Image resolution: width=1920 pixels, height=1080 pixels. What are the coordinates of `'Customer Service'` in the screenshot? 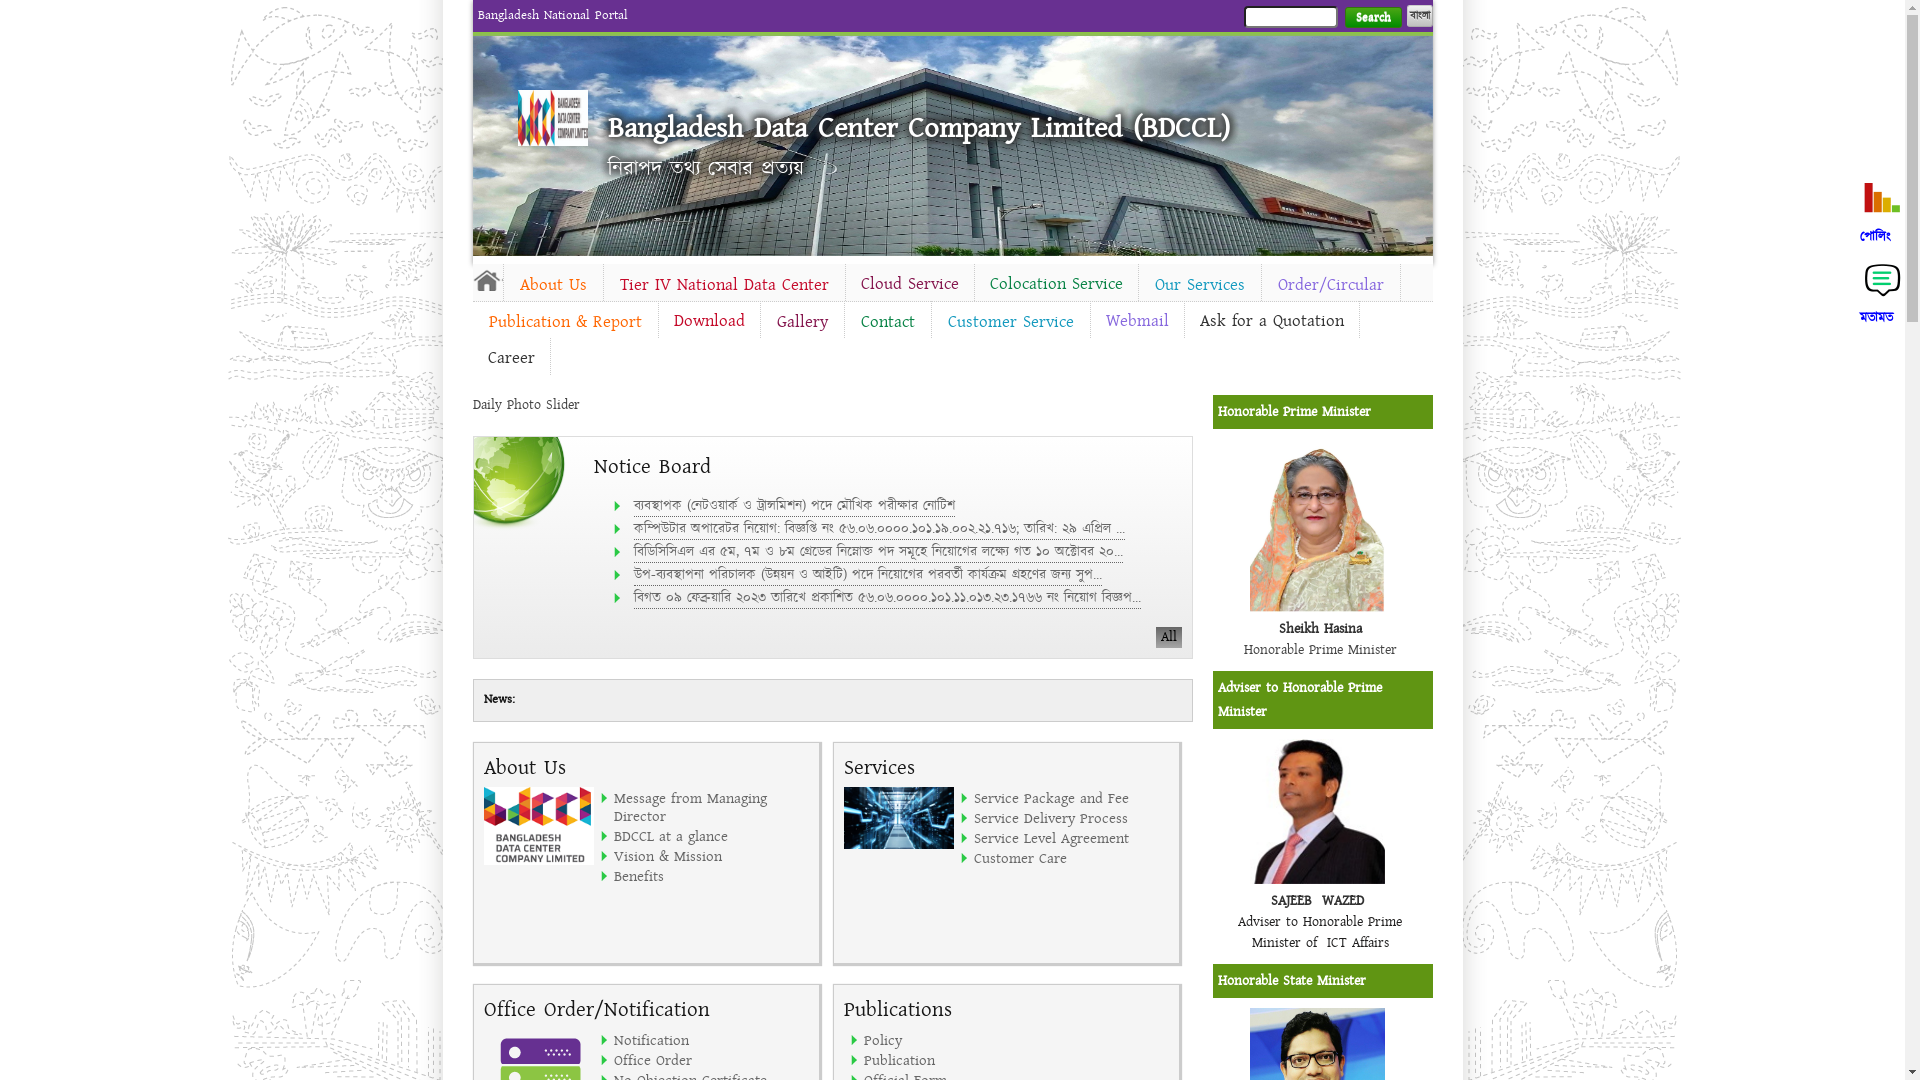 It's located at (930, 320).